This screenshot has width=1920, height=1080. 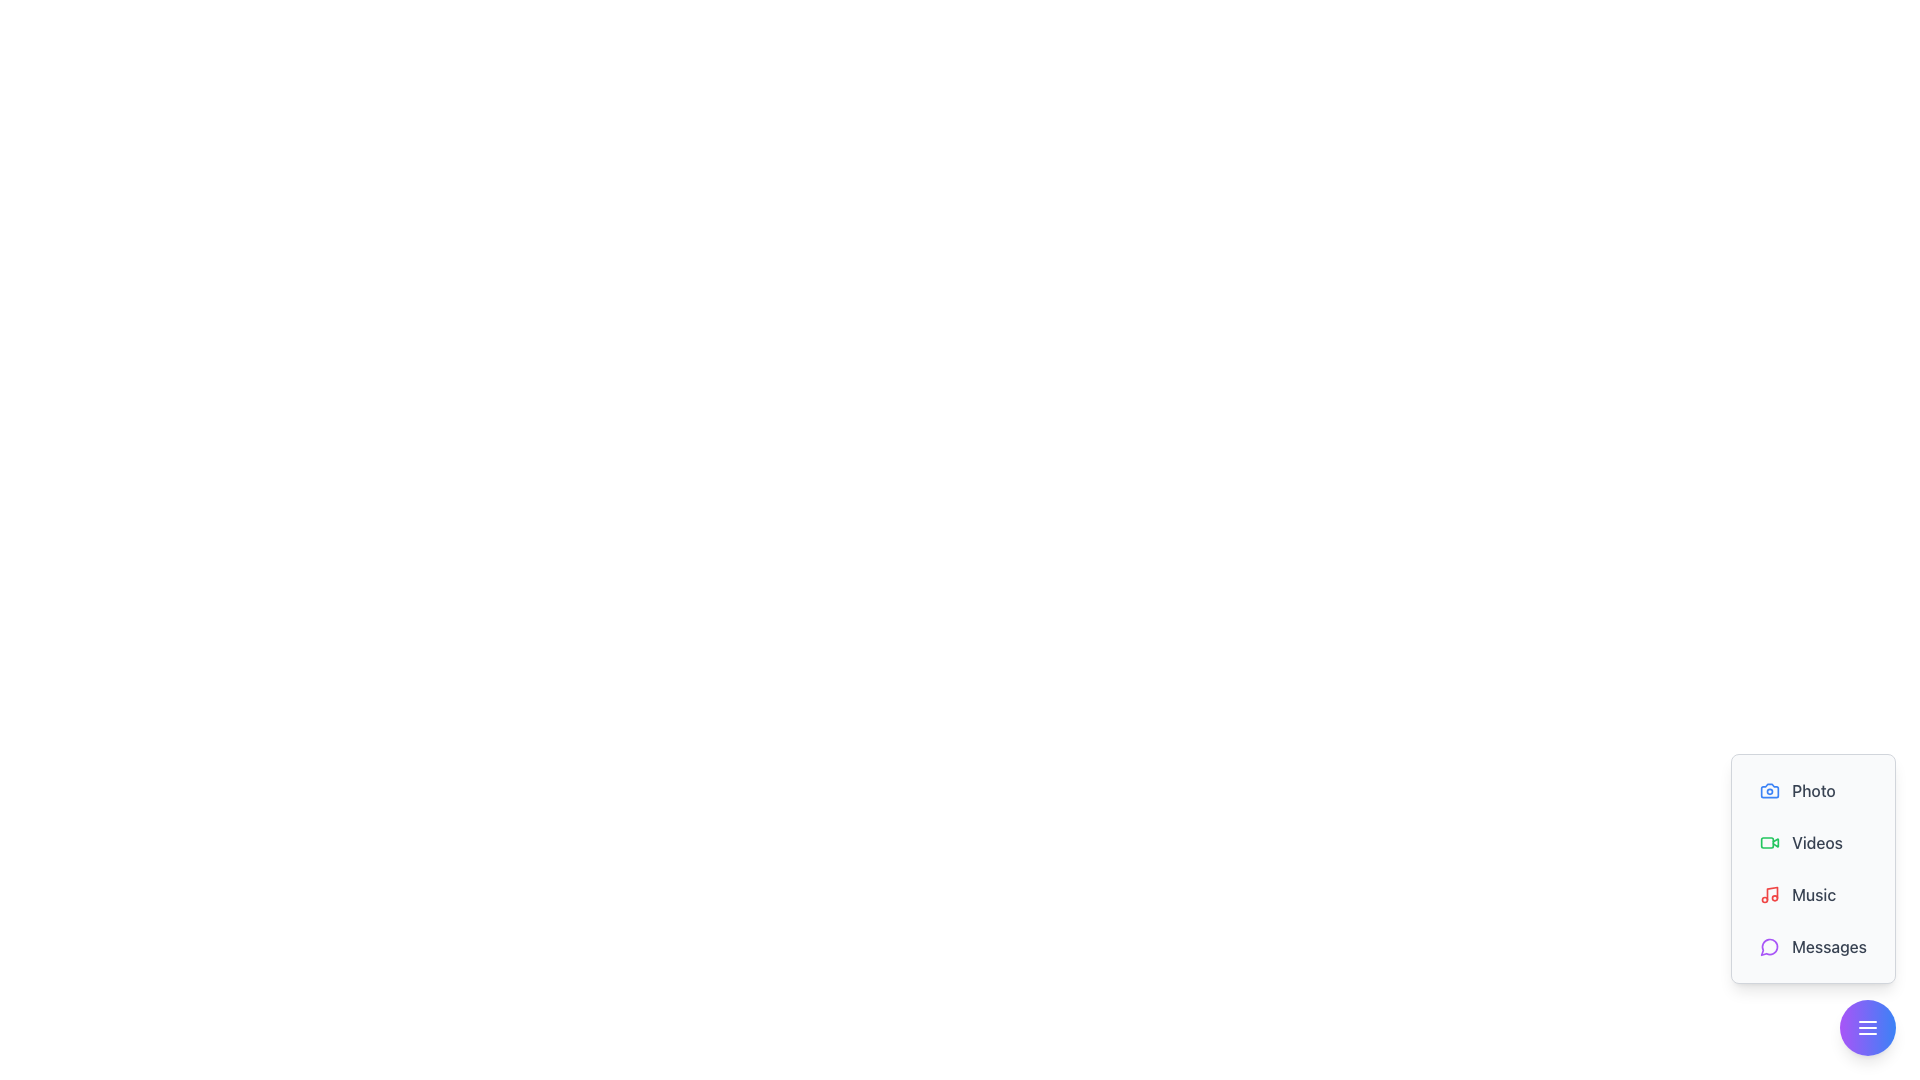 I want to click on the 'Music' navigation button, which features a red musical note icon and medium gray text, located as the third item in a vertical list under 'Photo' and 'Videos', so click(x=1813, y=905).